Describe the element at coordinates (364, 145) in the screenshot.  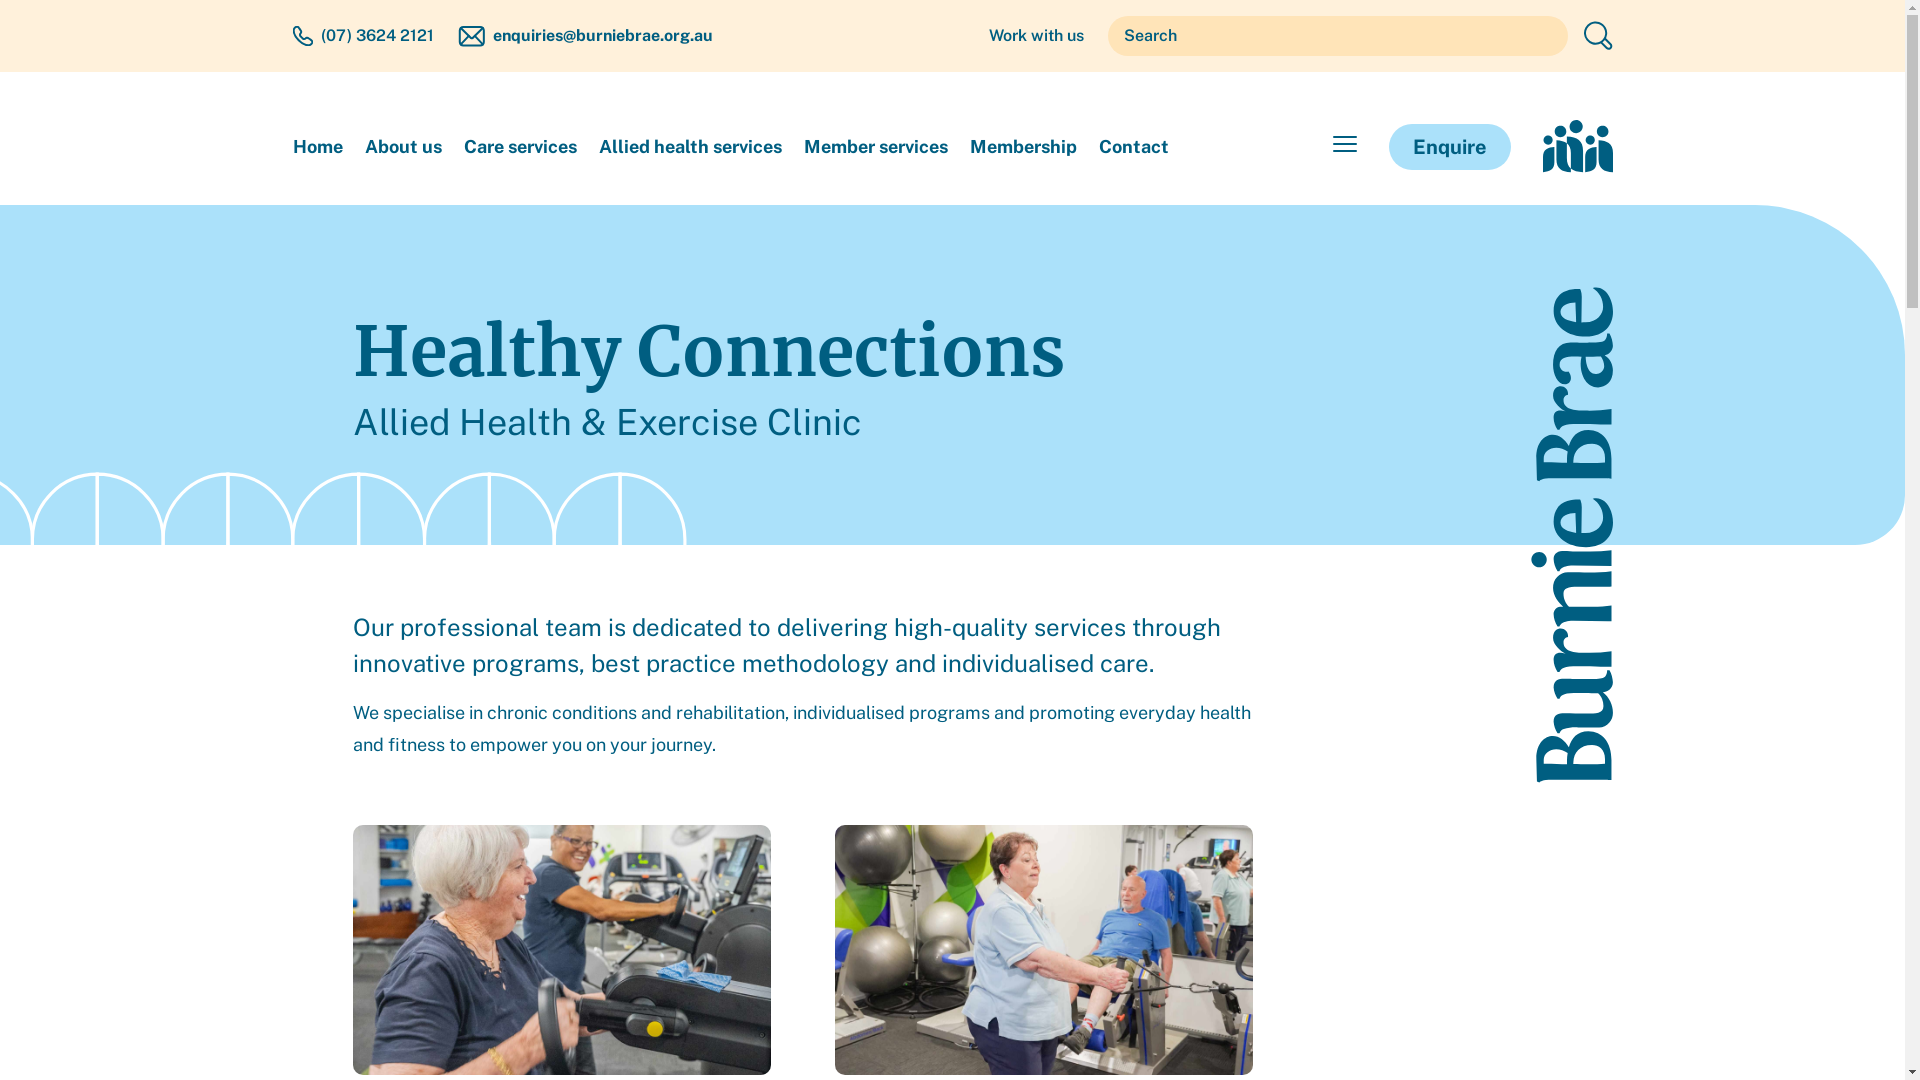
I see `'About us'` at that location.